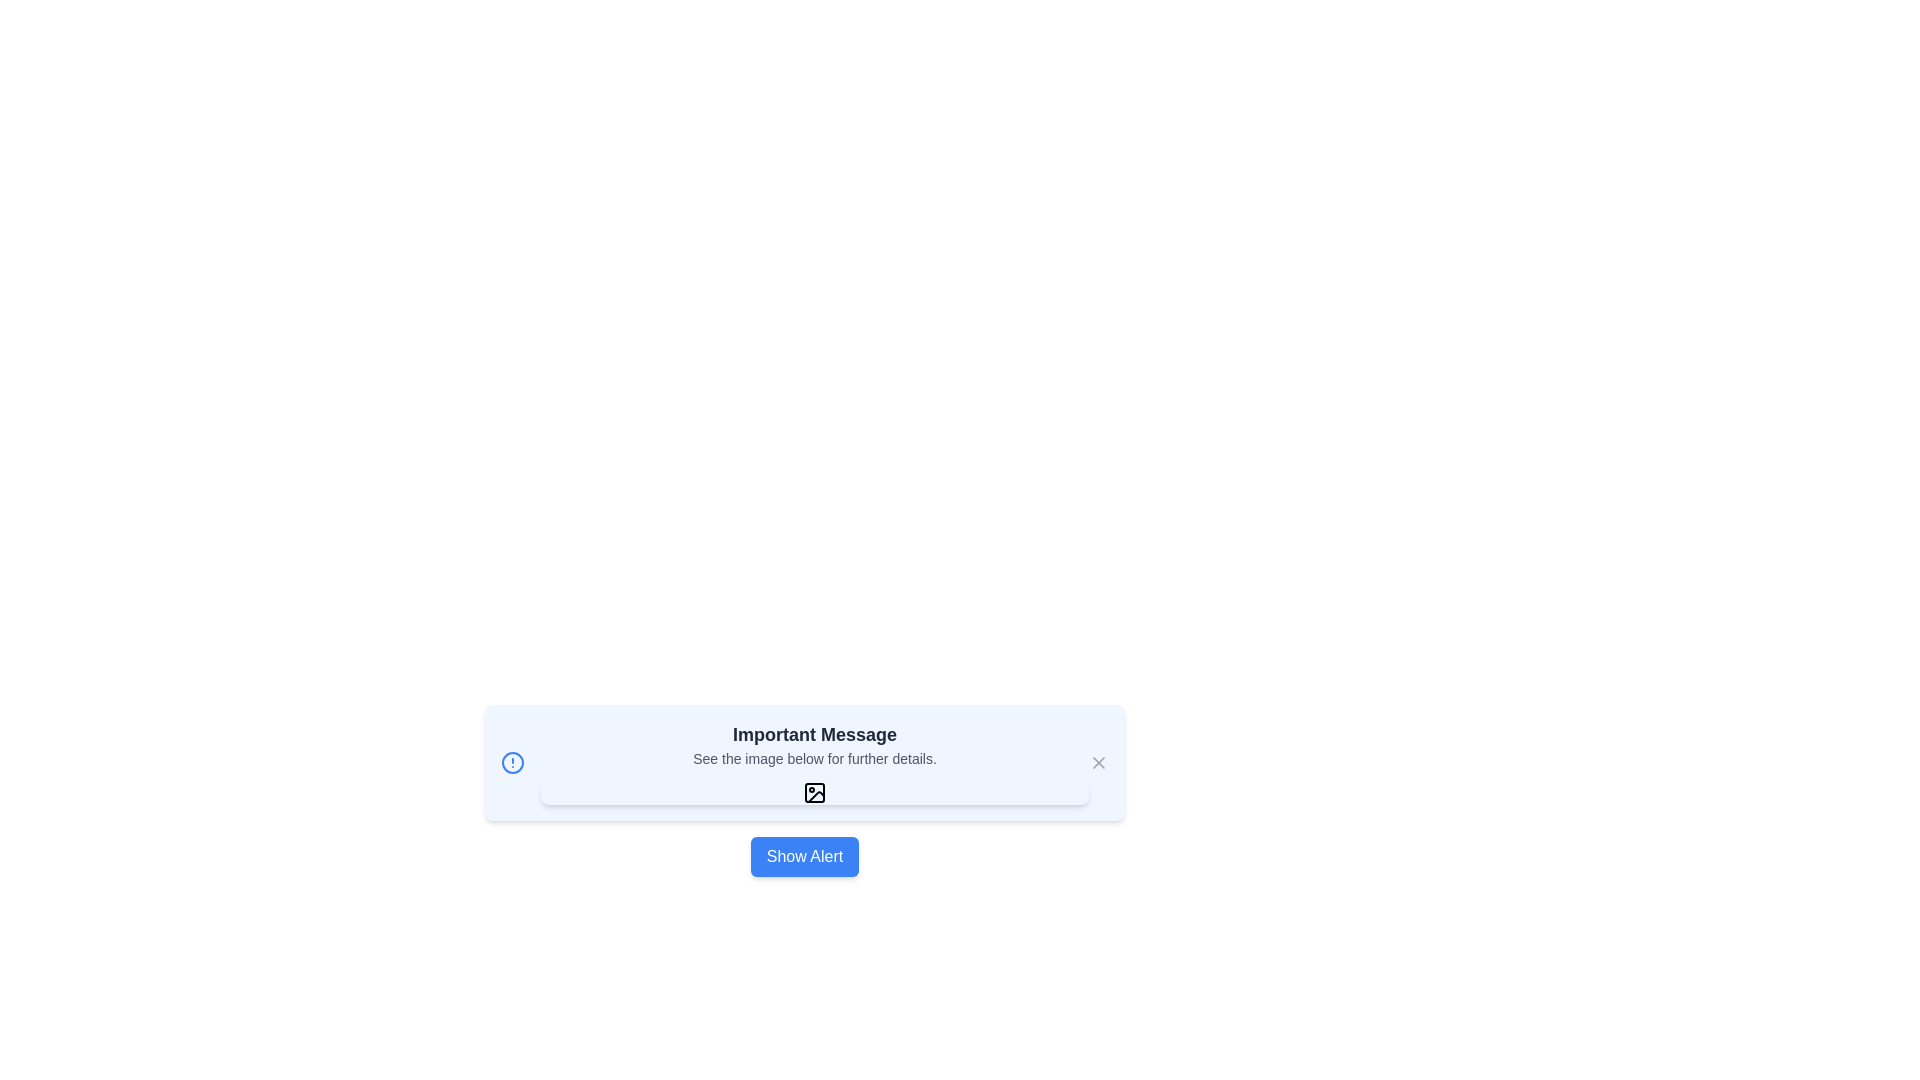 This screenshot has height=1080, width=1920. I want to click on close button on the alert to close it, so click(1098, 763).